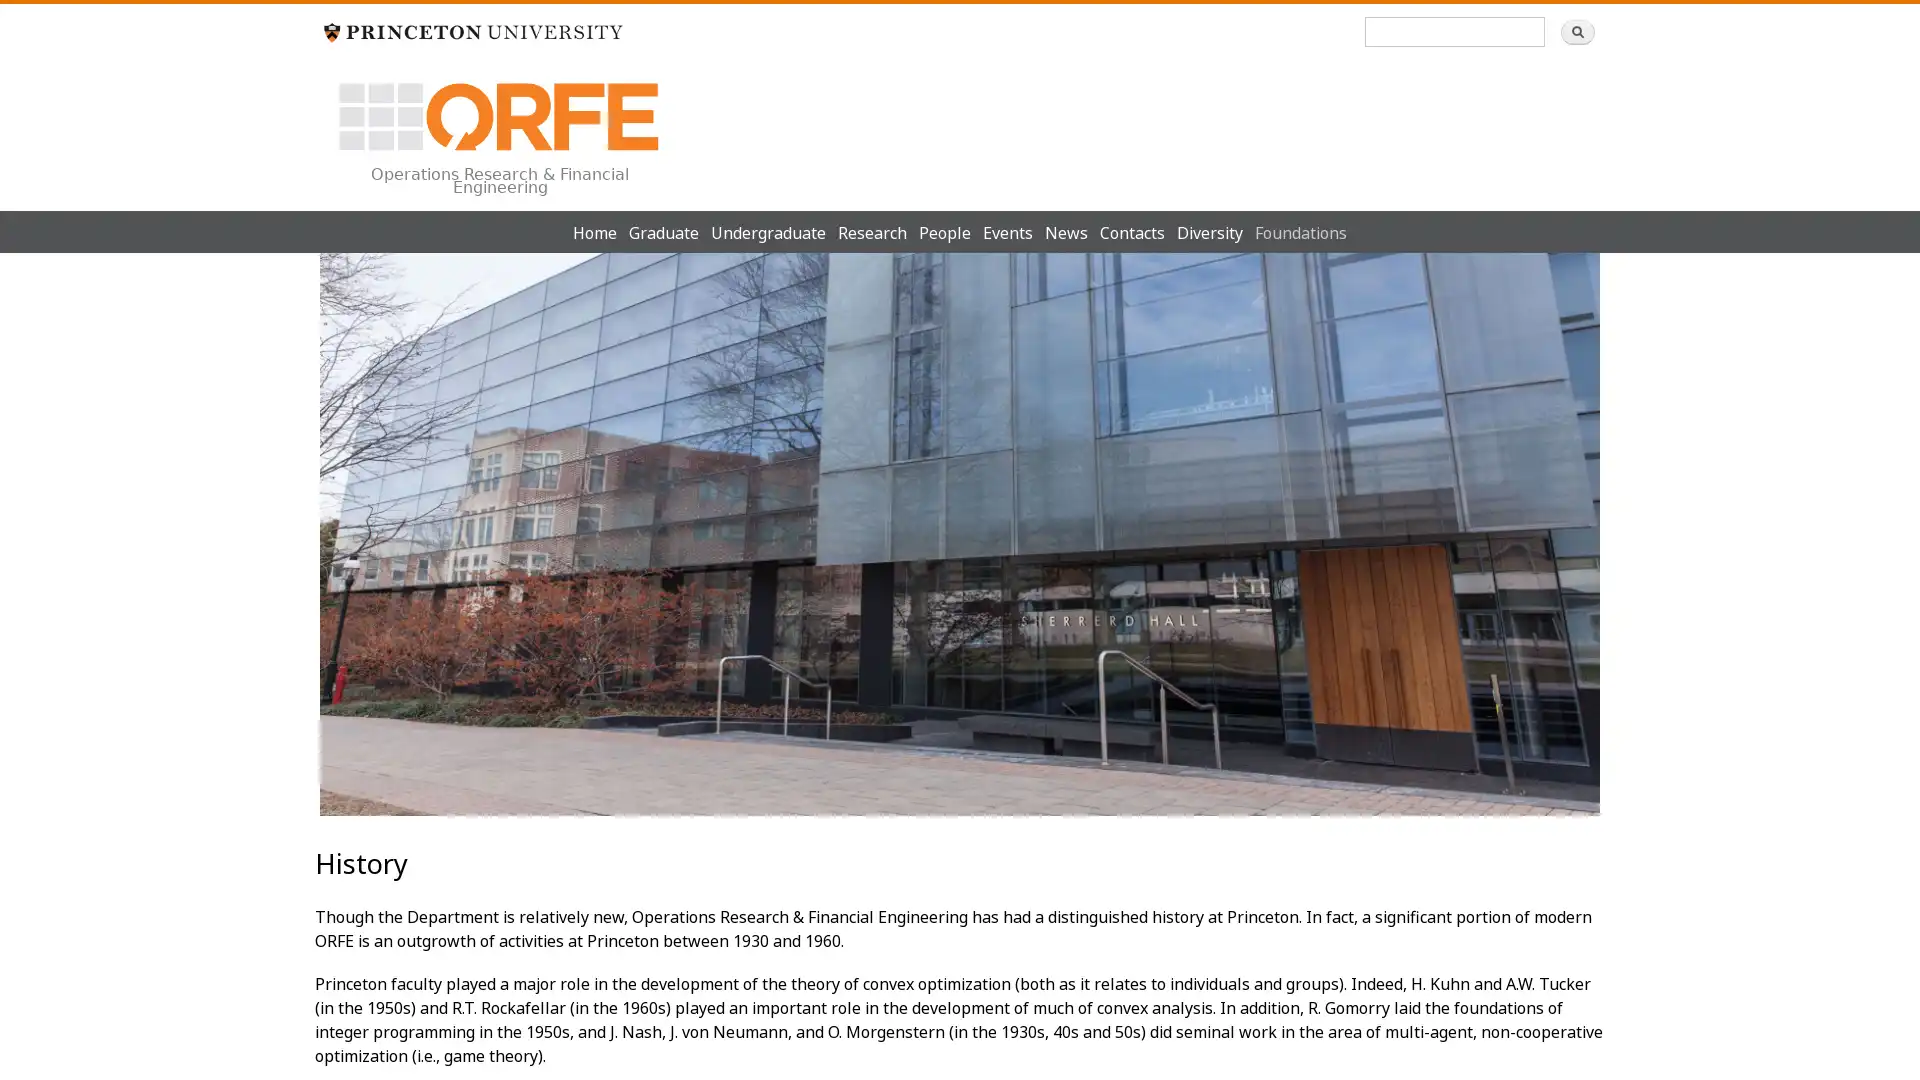 Image resolution: width=1920 pixels, height=1080 pixels. What do you see at coordinates (1577, 32) in the screenshot?
I see `Search` at bounding box center [1577, 32].